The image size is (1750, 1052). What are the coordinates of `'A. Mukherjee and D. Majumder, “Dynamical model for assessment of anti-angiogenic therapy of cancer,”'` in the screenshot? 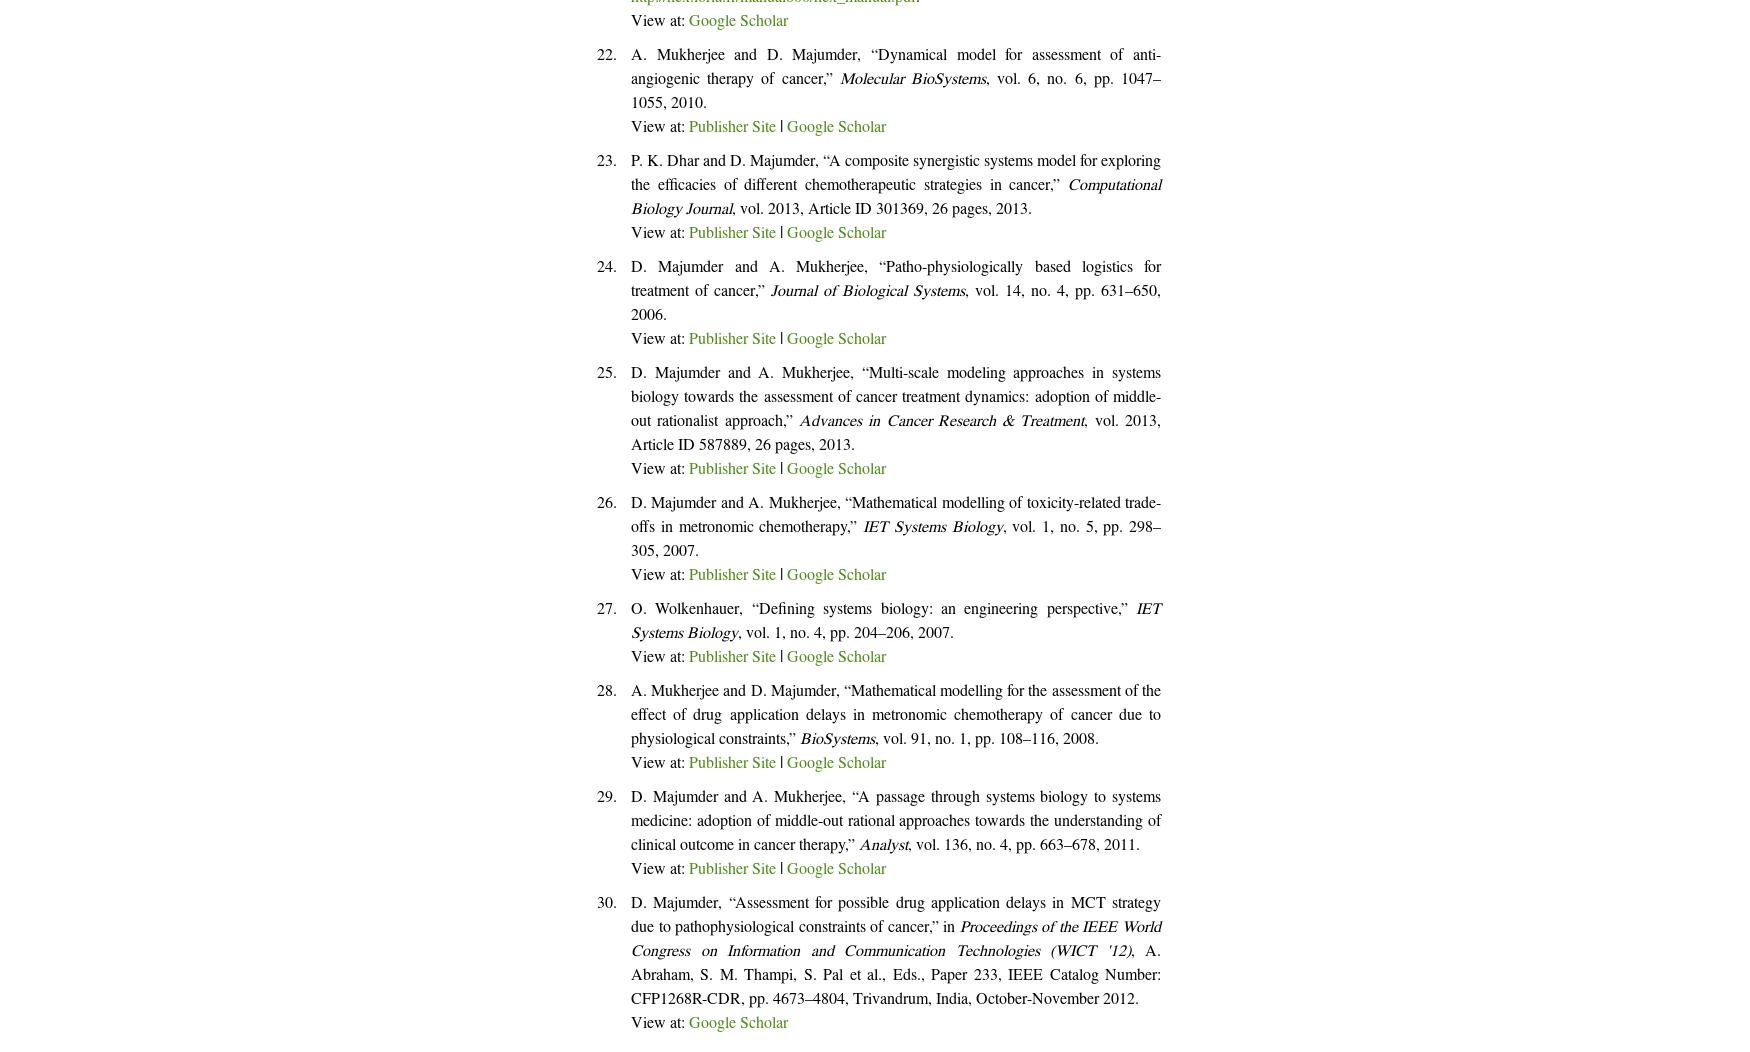 It's located at (630, 68).